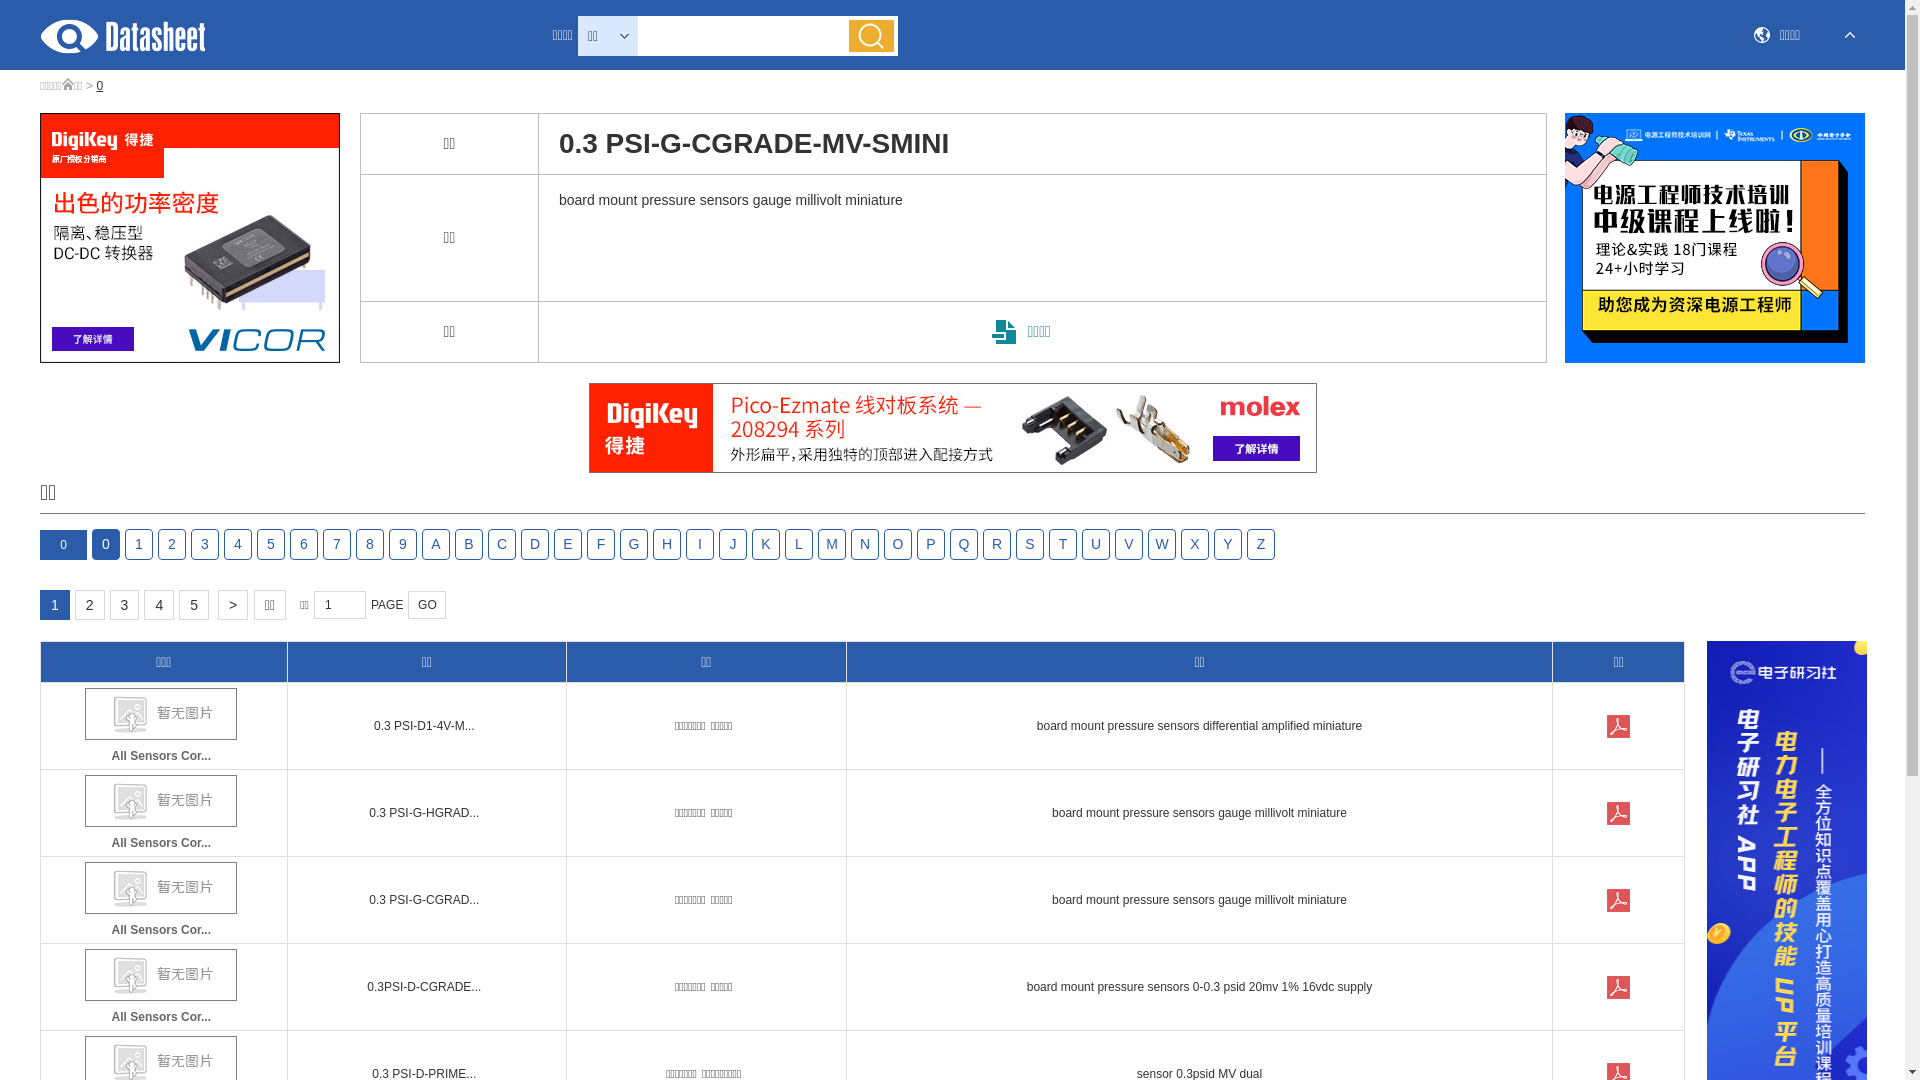 The width and height of the screenshot is (1920, 1080). What do you see at coordinates (422, 898) in the screenshot?
I see `'0.3 PSI-G-CGRAD...'` at bounding box center [422, 898].